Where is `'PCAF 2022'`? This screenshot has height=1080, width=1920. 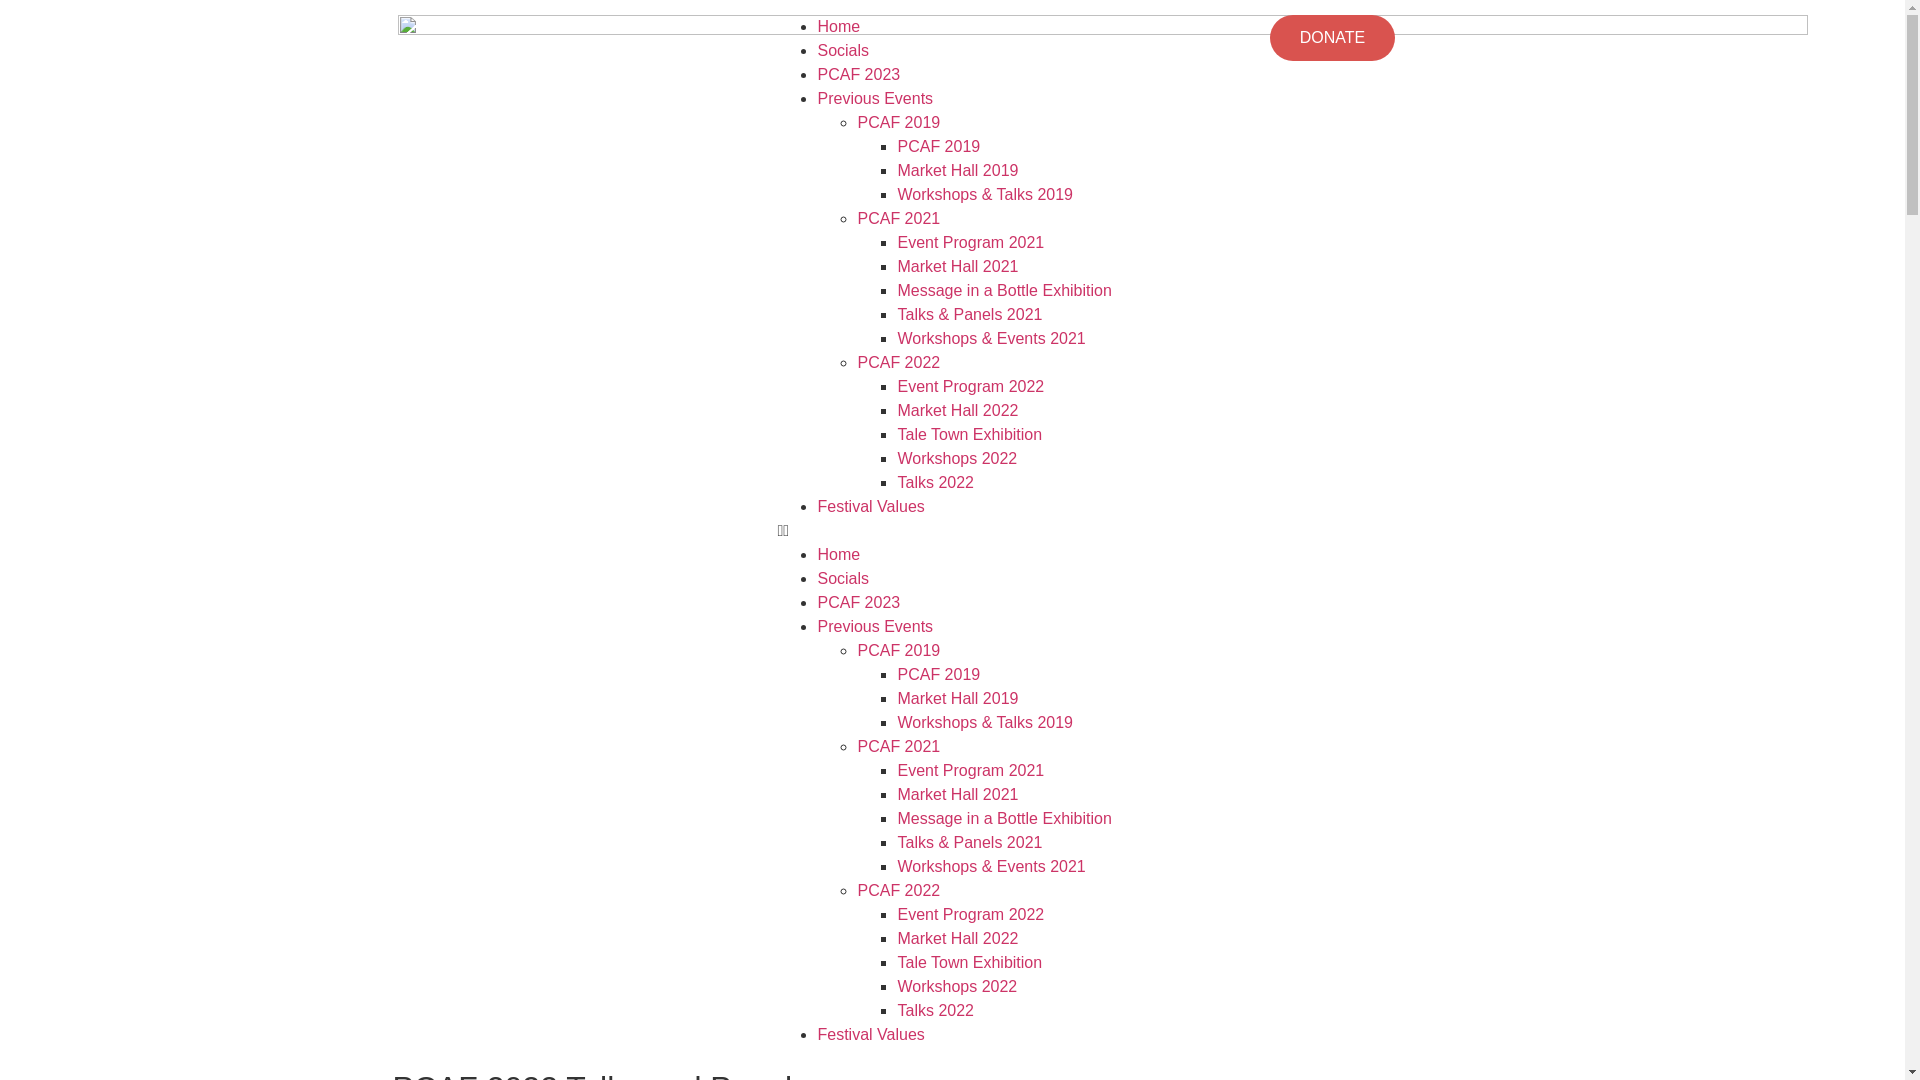
'PCAF 2022' is located at coordinates (857, 362).